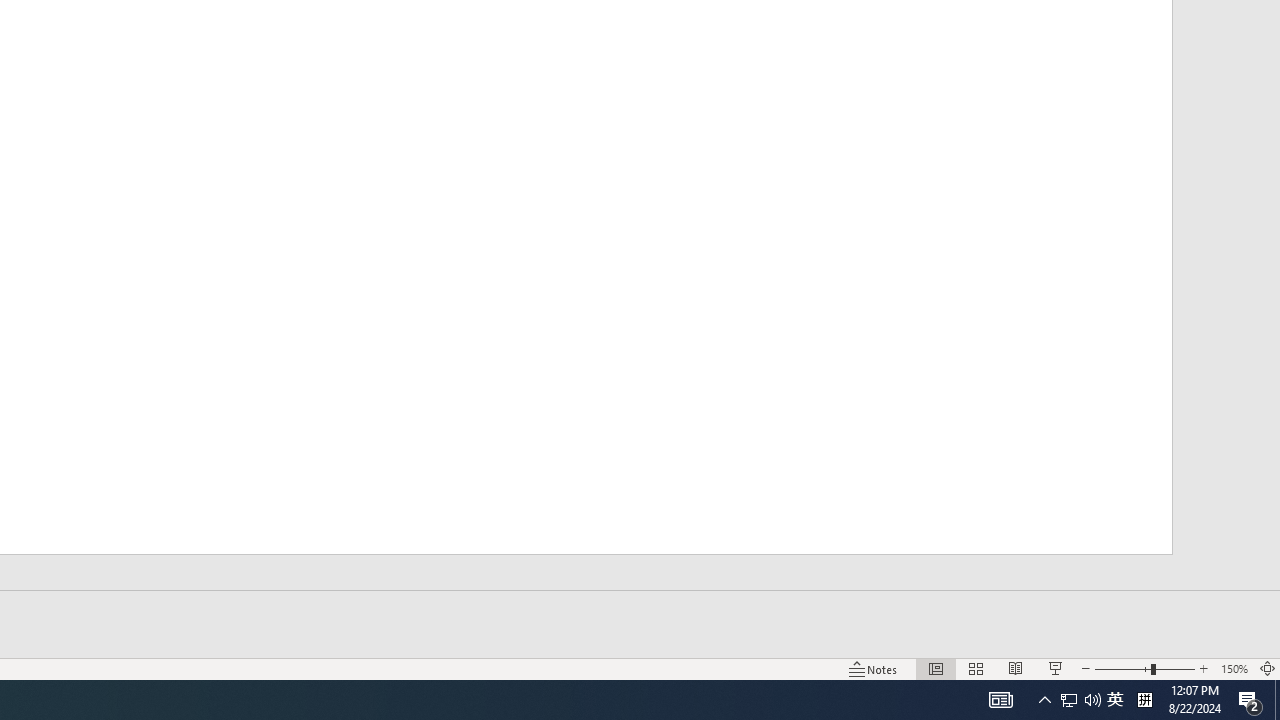 The image size is (1280, 720). Describe the element at coordinates (1233, 669) in the screenshot. I see `'Zoom 150%'` at that location.